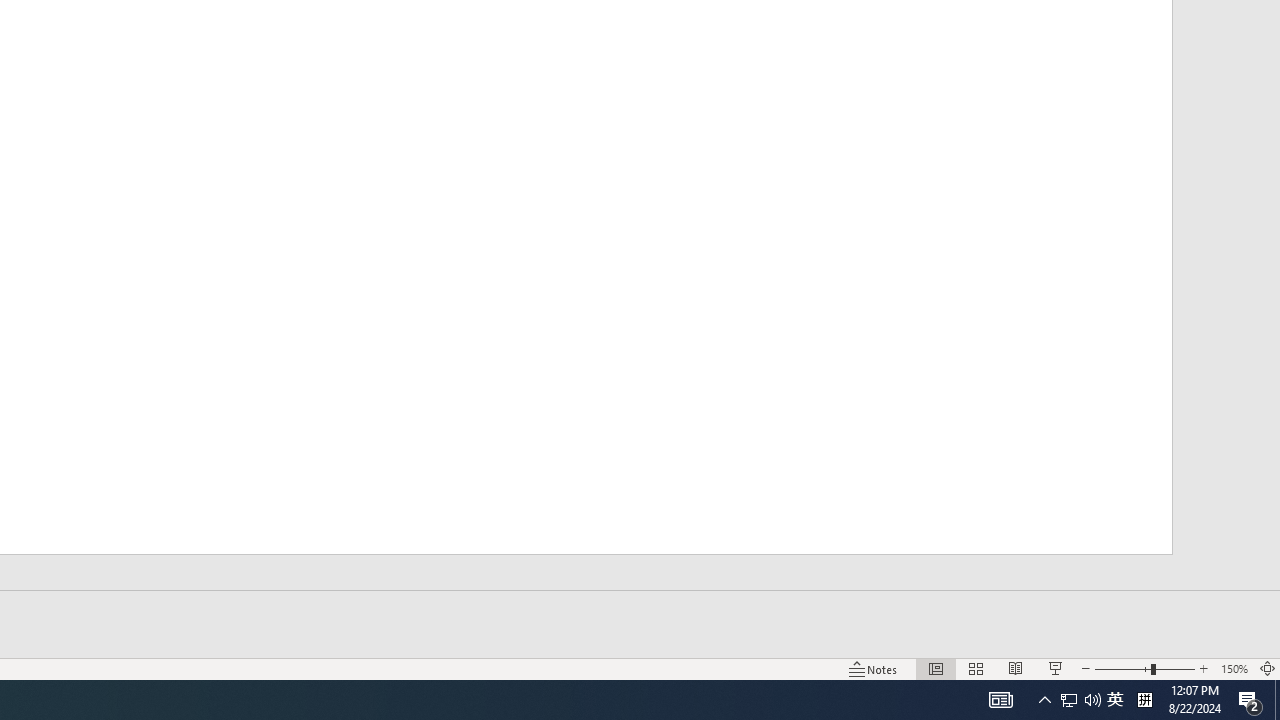 The image size is (1280, 720). Describe the element at coordinates (1233, 669) in the screenshot. I see `'Zoom 150%'` at that location.